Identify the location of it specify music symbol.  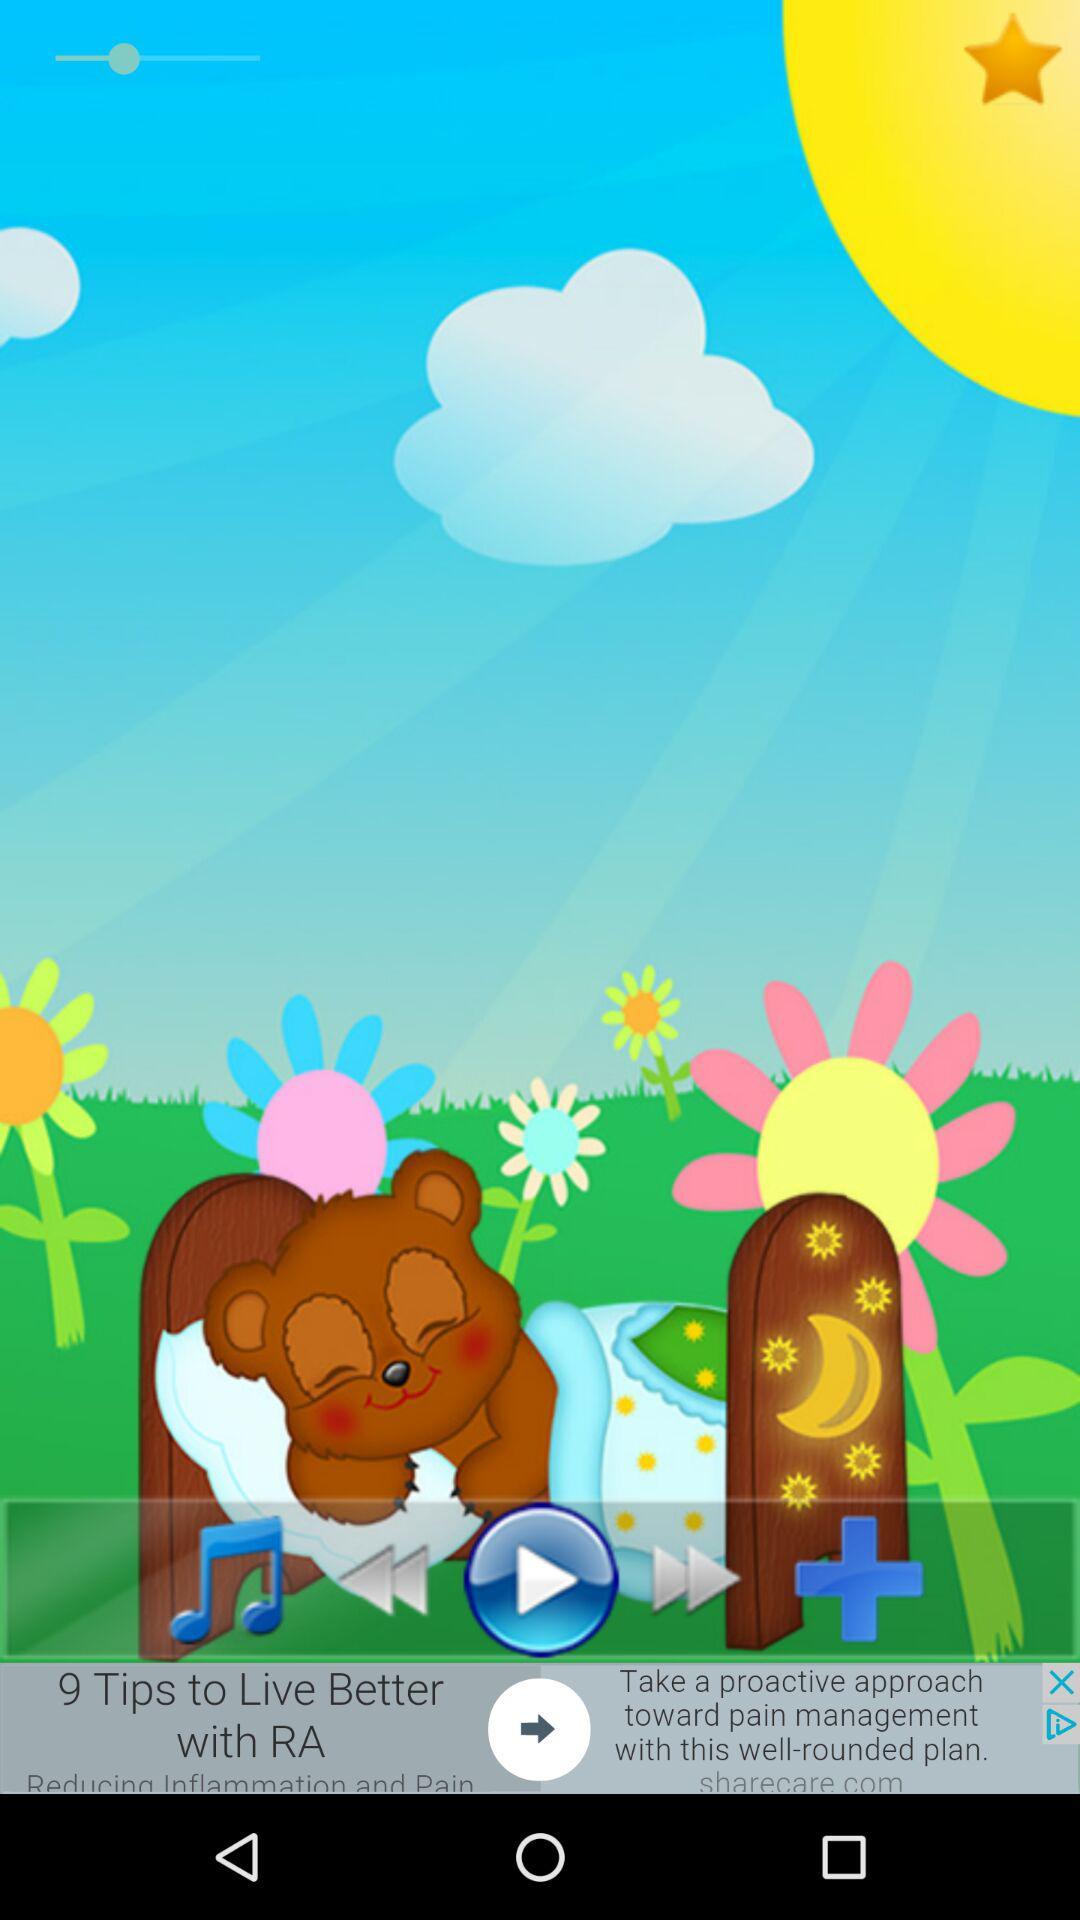
(204, 1577).